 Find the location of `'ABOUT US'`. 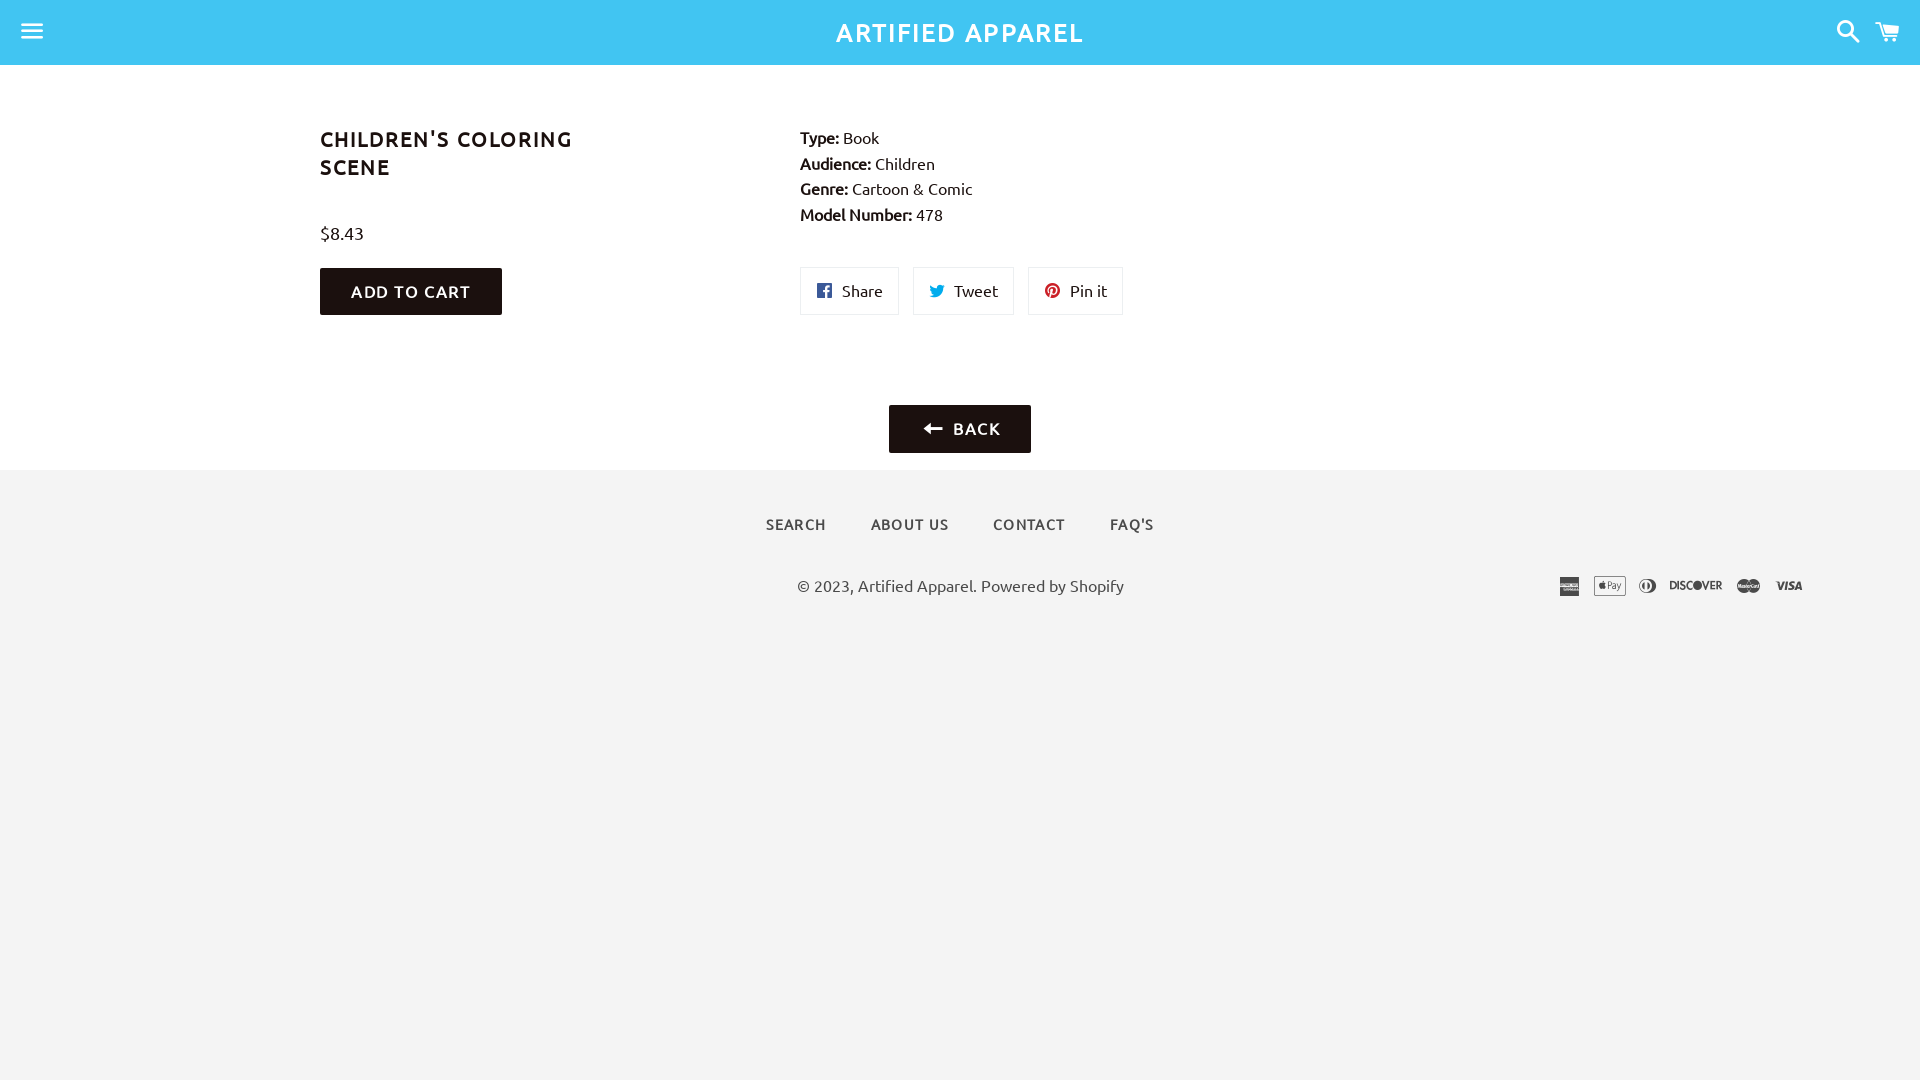

'ABOUT US' is located at coordinates (909, 523).